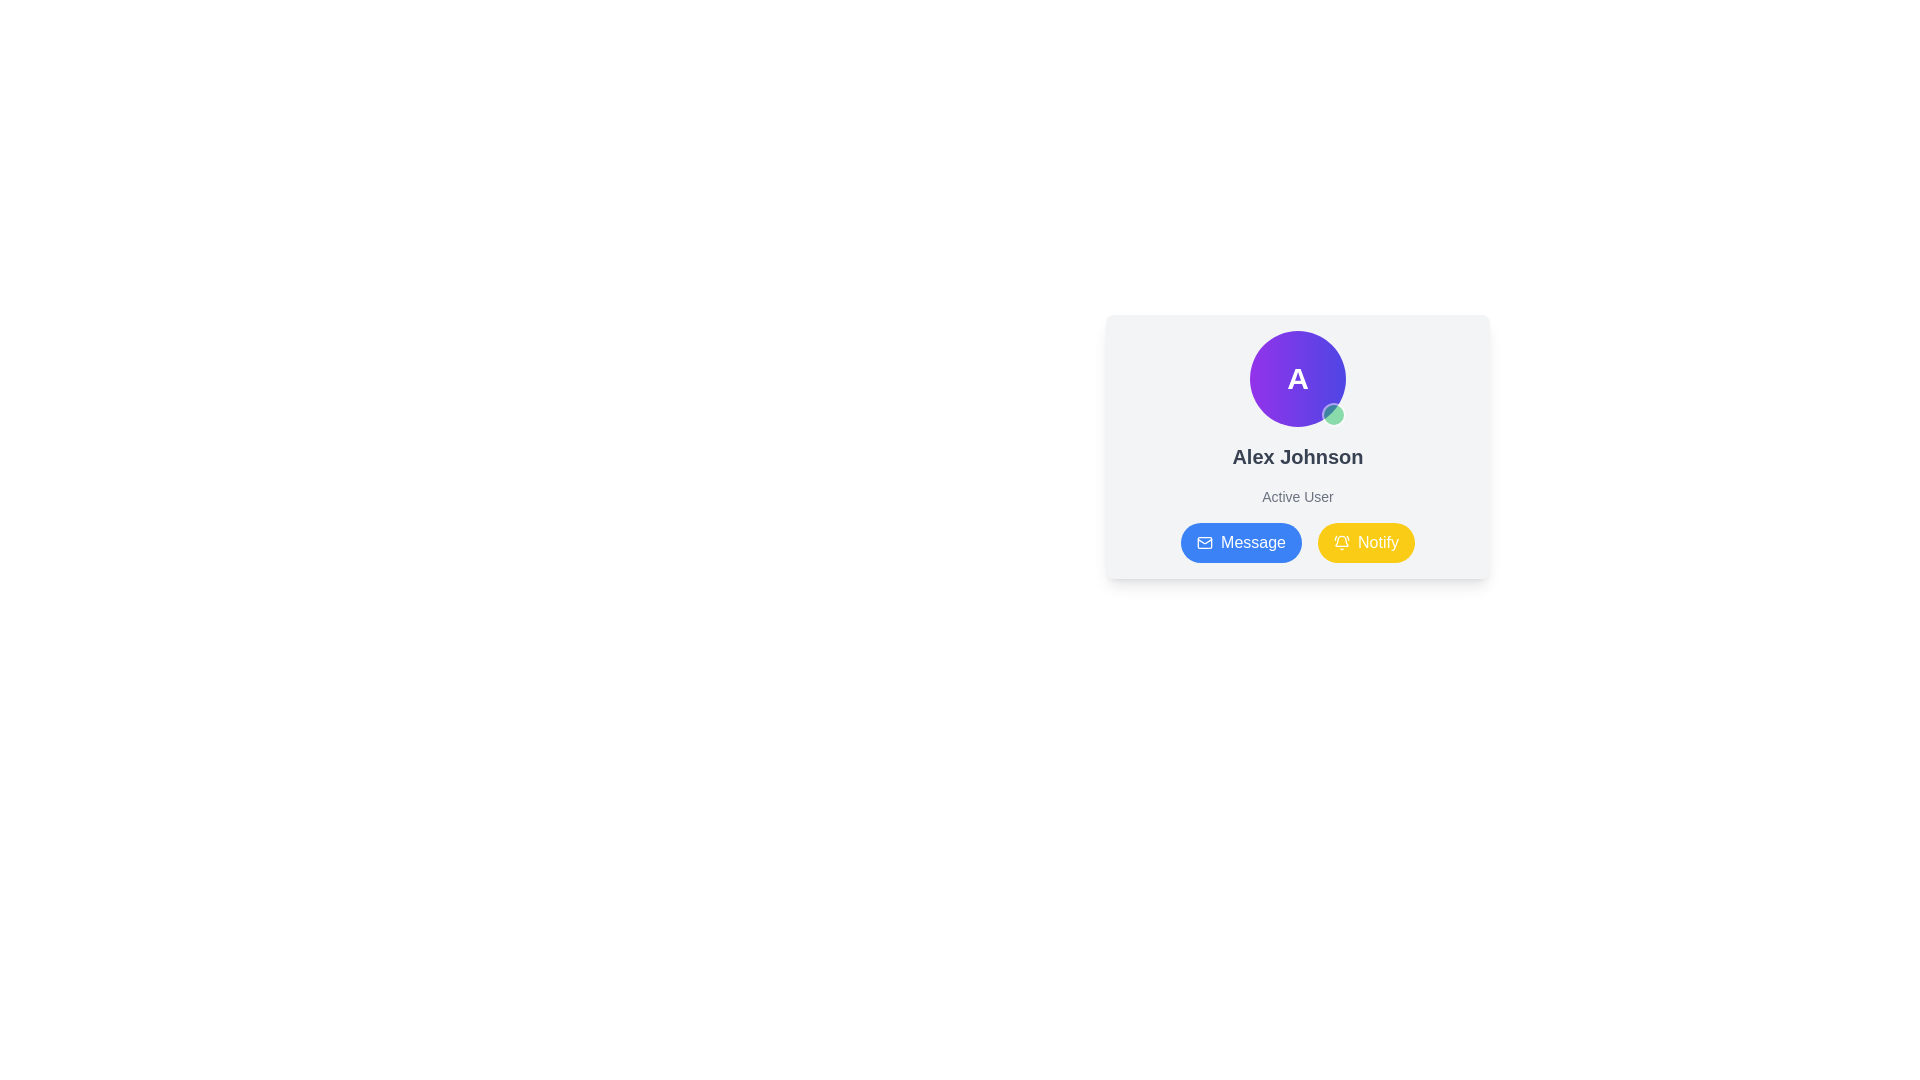 This screenshot has height=1080, width=1920. Describe the element at coordinates (1252, 543) in the screenshot. I see `the 'Message' text label, which is part of a rounded button with a blue background` at that location.